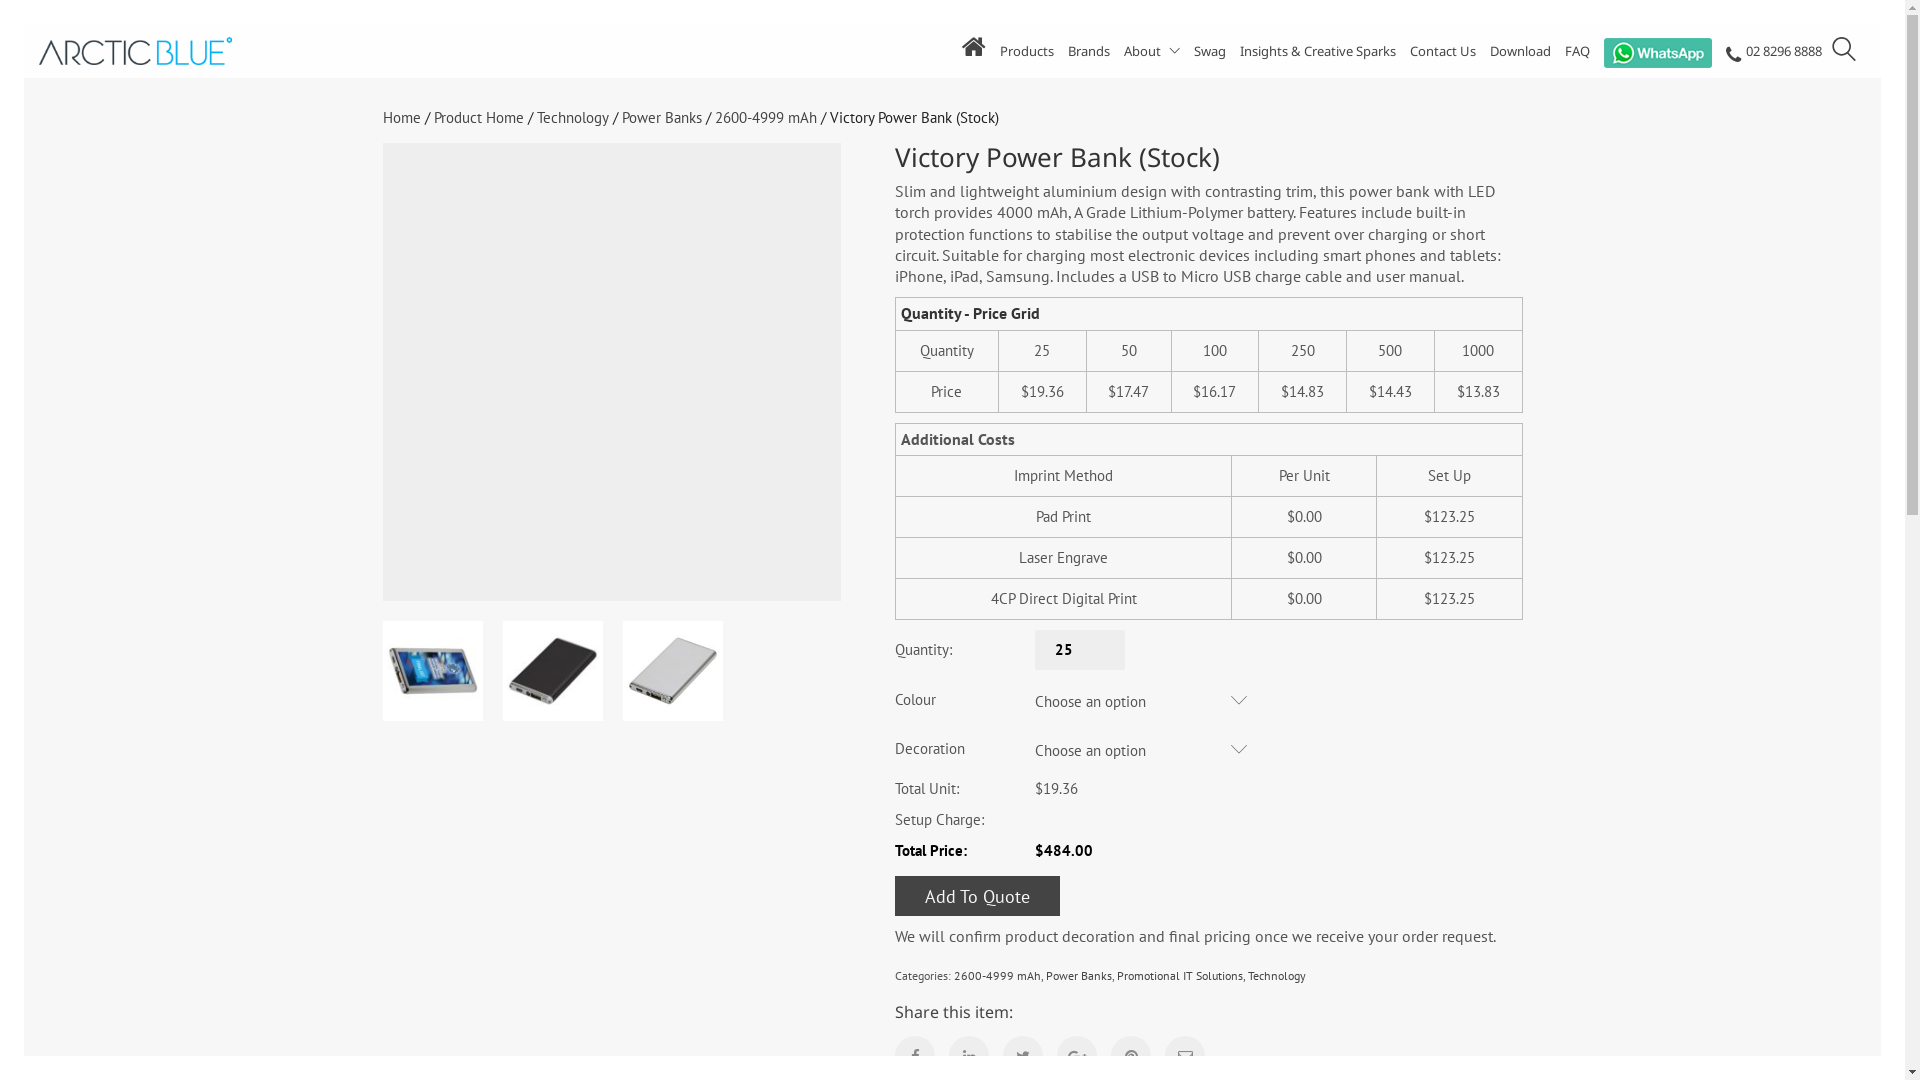  I want to click on 'Promotional IT Solutions', so click(1180, 974).